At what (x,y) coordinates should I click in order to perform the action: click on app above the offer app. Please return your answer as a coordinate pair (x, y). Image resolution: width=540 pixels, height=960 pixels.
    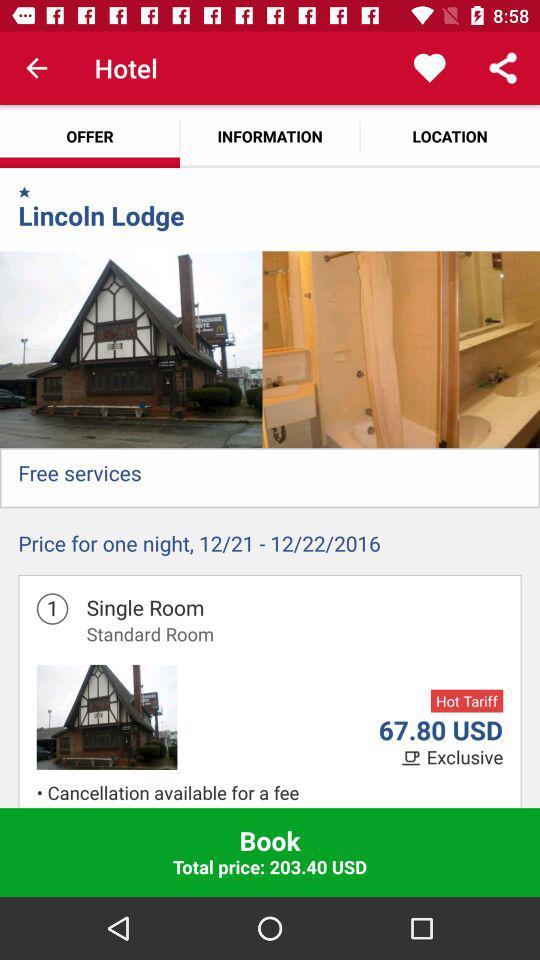
    Looking at the image, I should click on (36, 68).